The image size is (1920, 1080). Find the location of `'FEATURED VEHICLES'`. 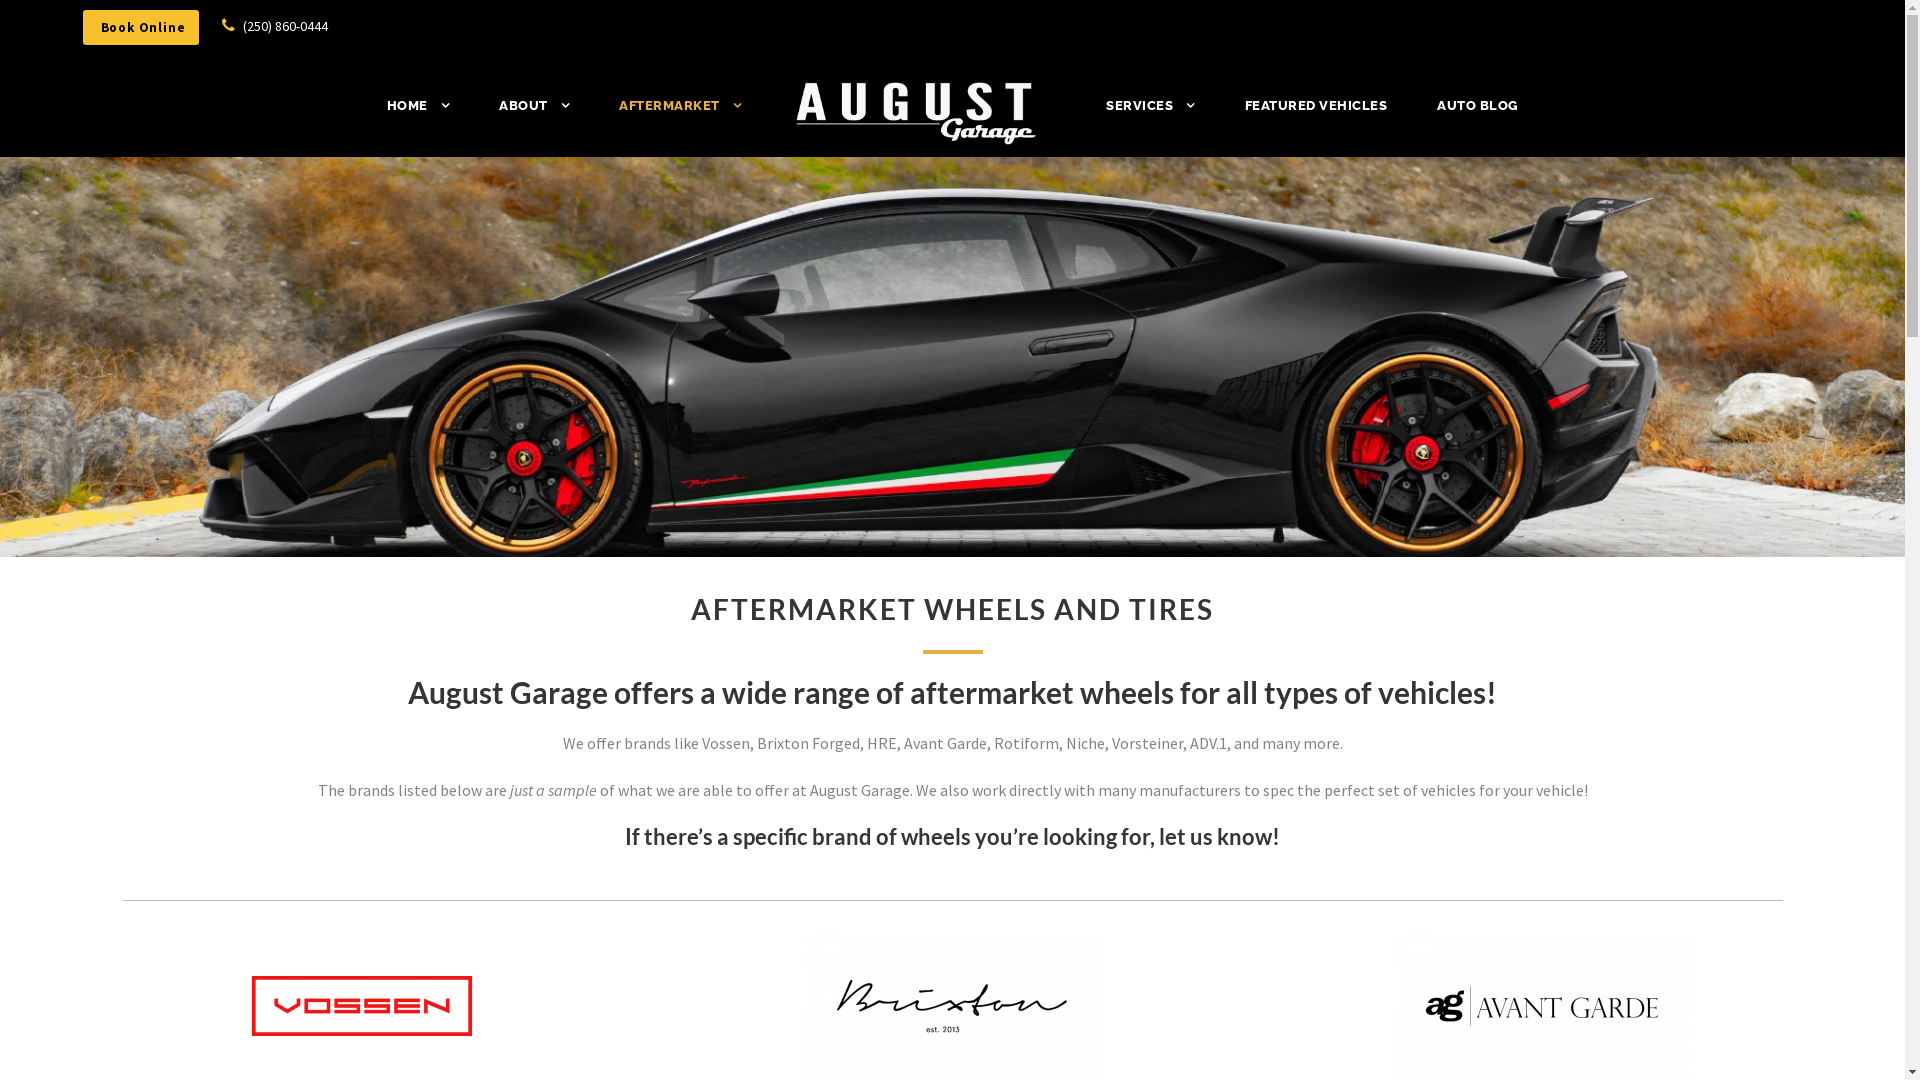

'FEATURED VEHICLES' is located at coordinates (1242, 115).